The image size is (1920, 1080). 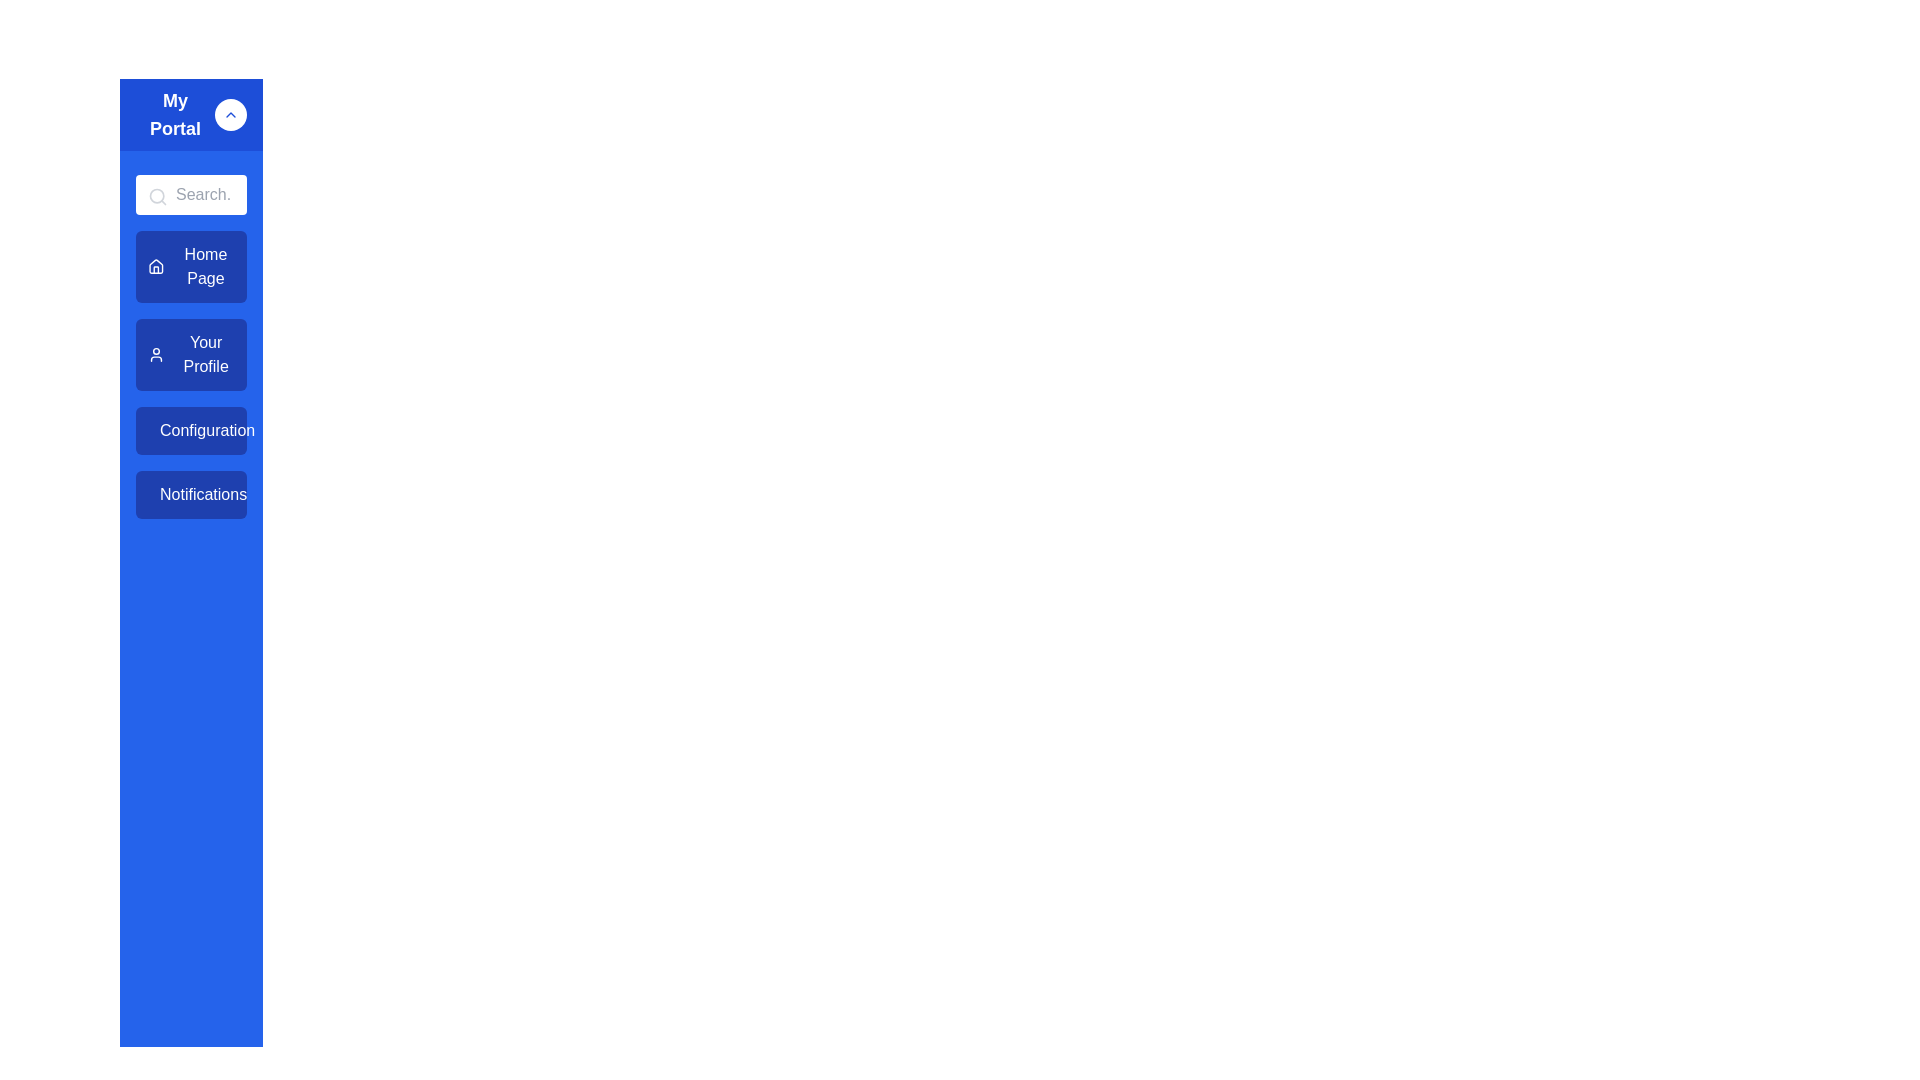 I want to click on the upward chevron icon located within the circular button near the top-right corner of the sidebar, adjacent to the 'My Portal' header, so click(x=231, y=115).